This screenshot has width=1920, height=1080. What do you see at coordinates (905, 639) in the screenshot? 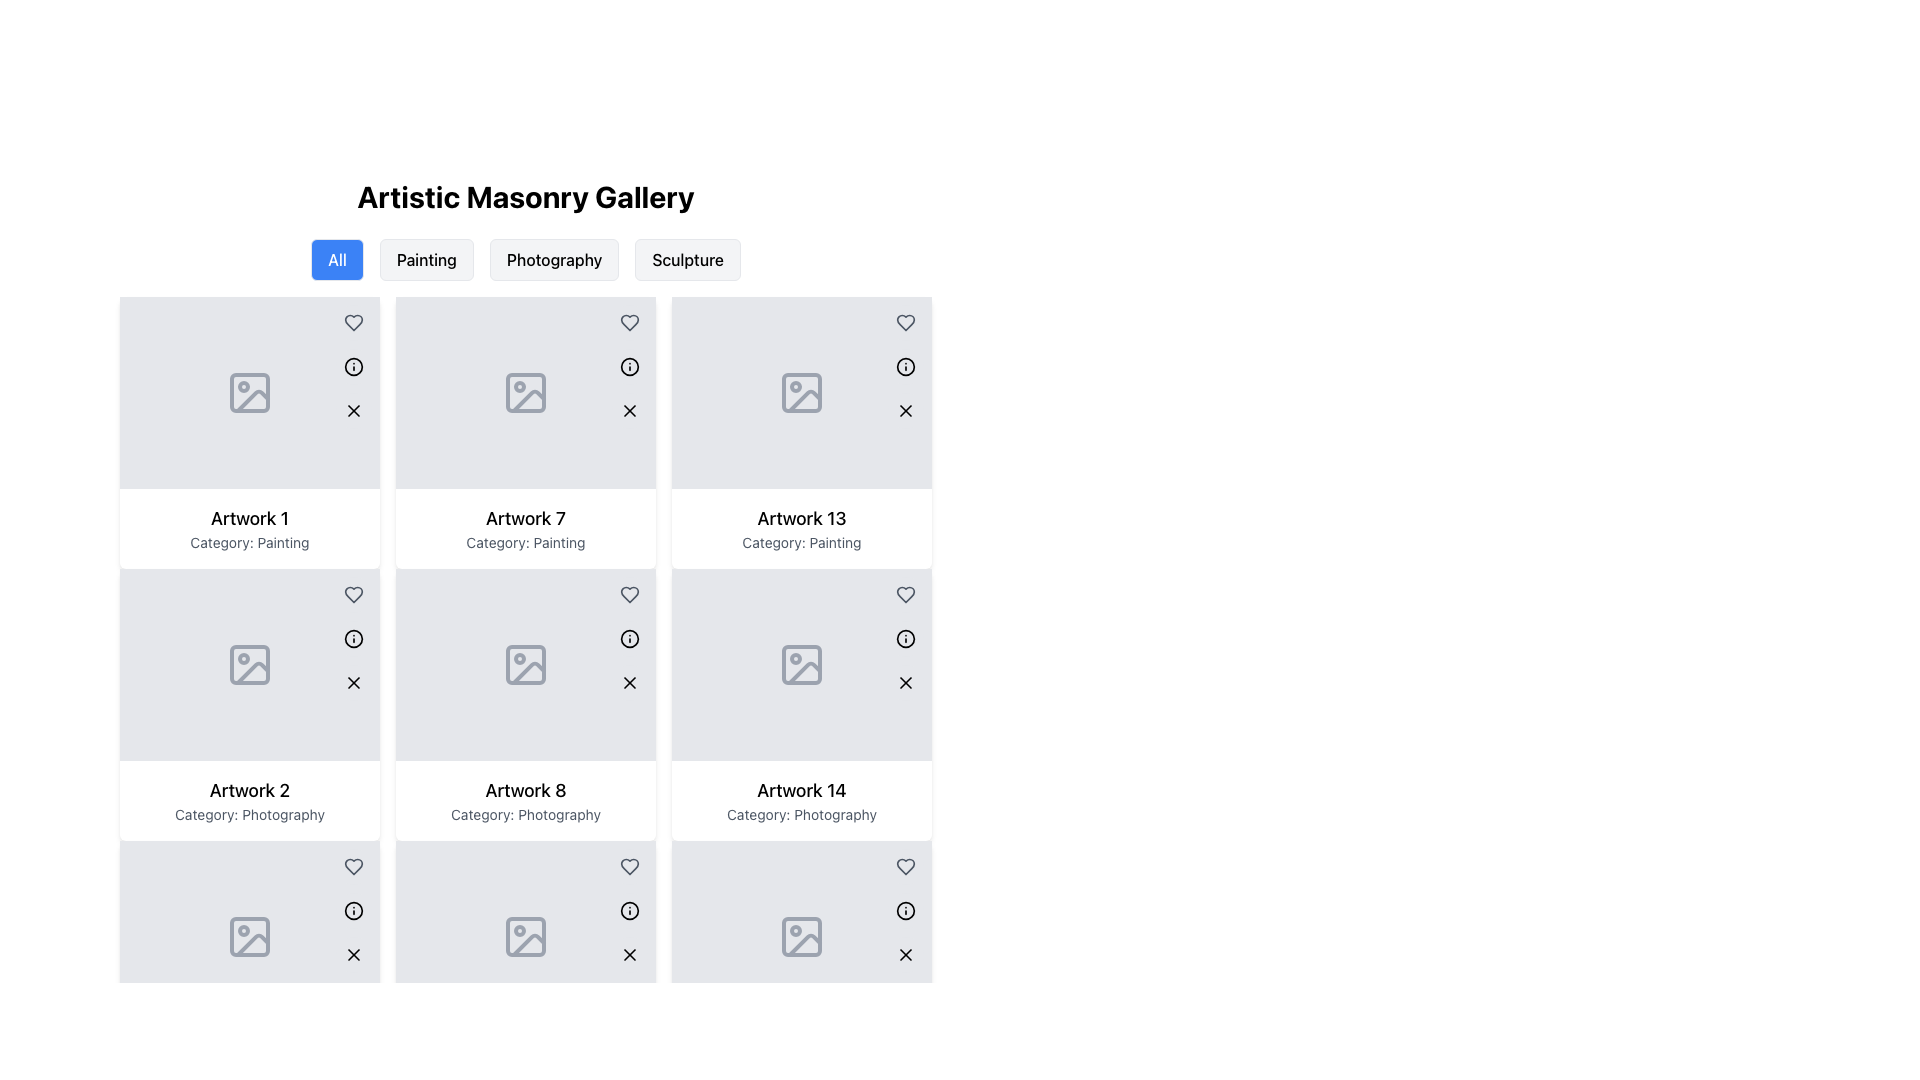
I see `the circular information icon located in the 'Artwork 13' section` at bounding box center [905, 639].